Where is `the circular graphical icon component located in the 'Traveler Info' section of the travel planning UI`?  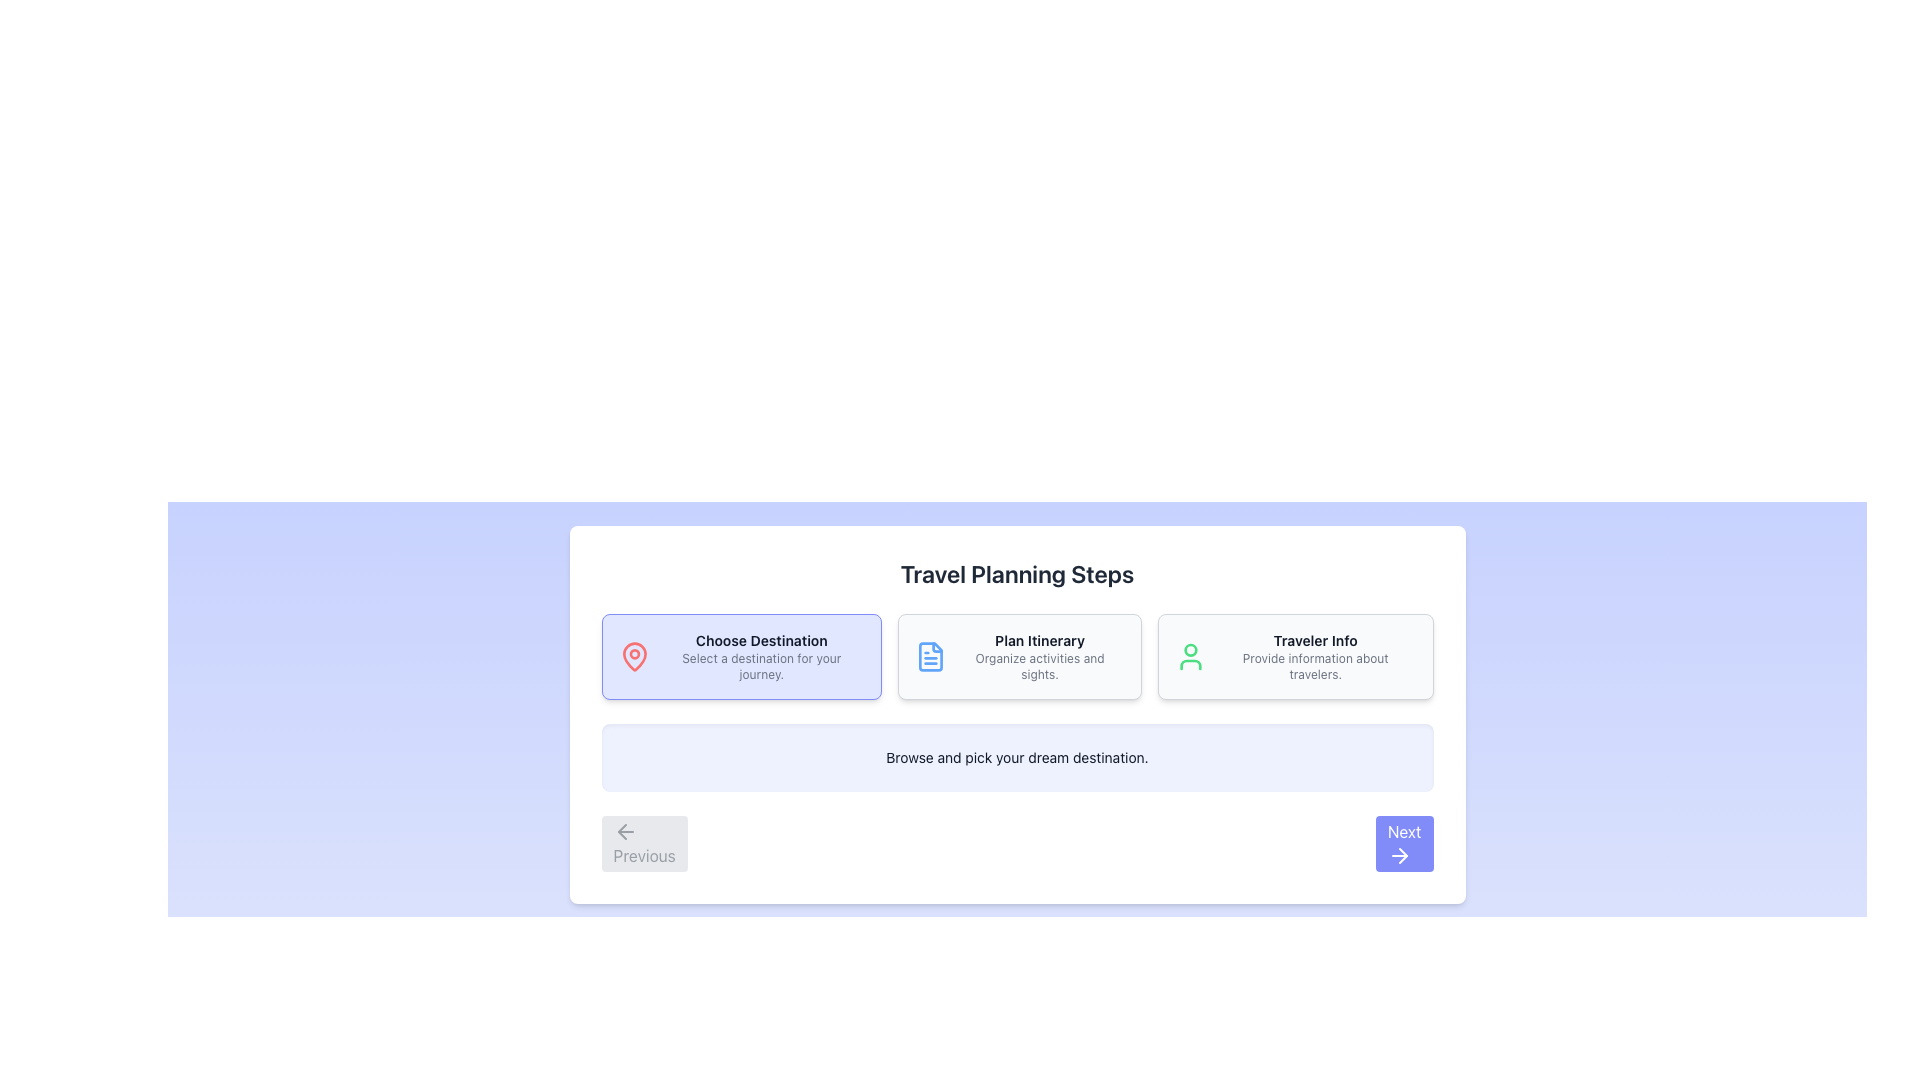 the circular graphical icon component located in the 'Traveler Info' section of the travel planning UI is located at coordinates (1190, 650).